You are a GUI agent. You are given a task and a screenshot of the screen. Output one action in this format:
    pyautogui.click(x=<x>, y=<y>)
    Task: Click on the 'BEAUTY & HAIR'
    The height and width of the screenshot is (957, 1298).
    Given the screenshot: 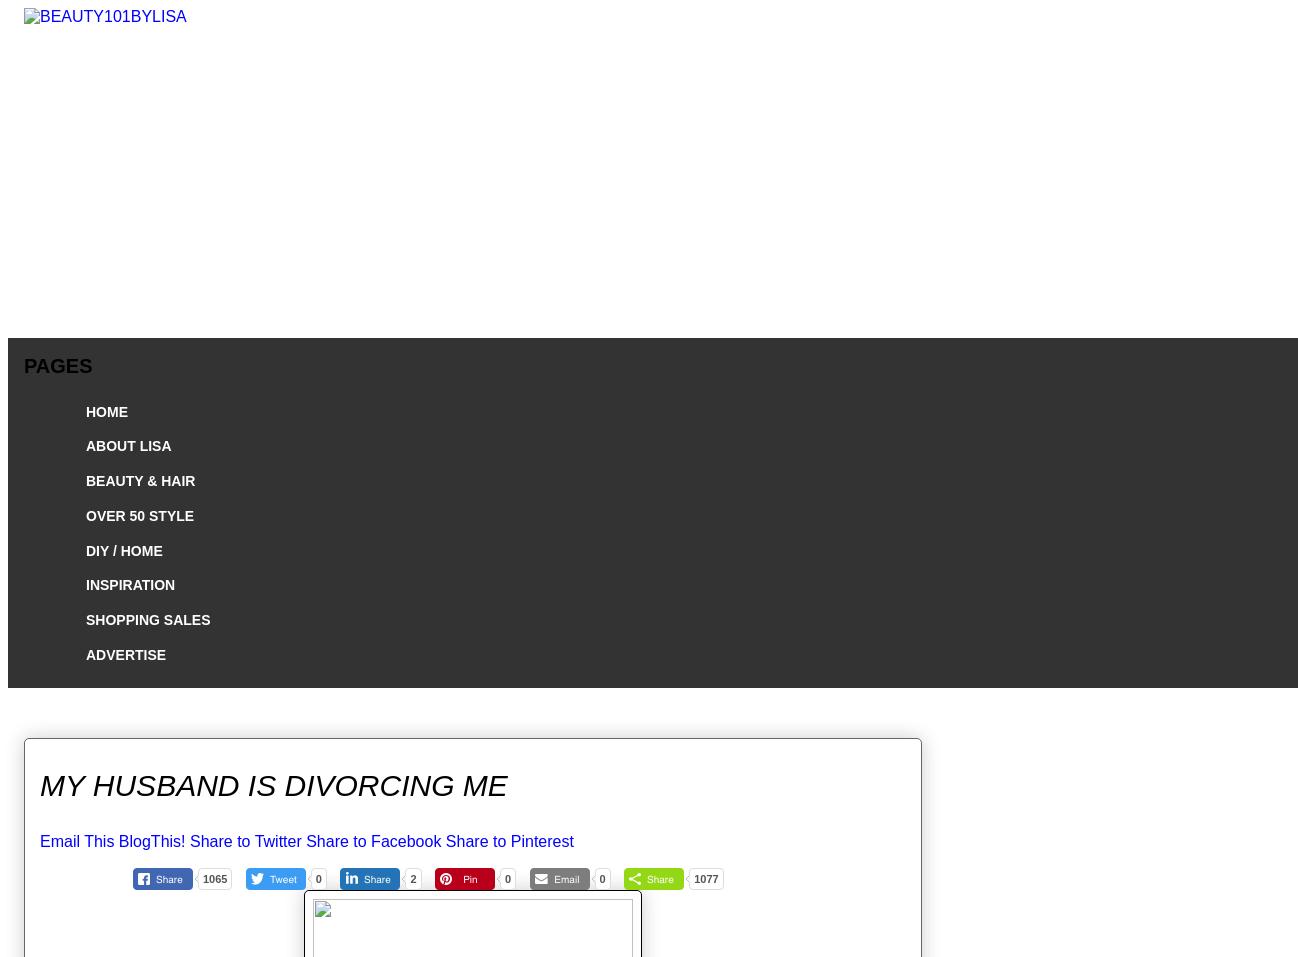 What is the action you would take?
    pyautogui.click(x=139, y=480)
    